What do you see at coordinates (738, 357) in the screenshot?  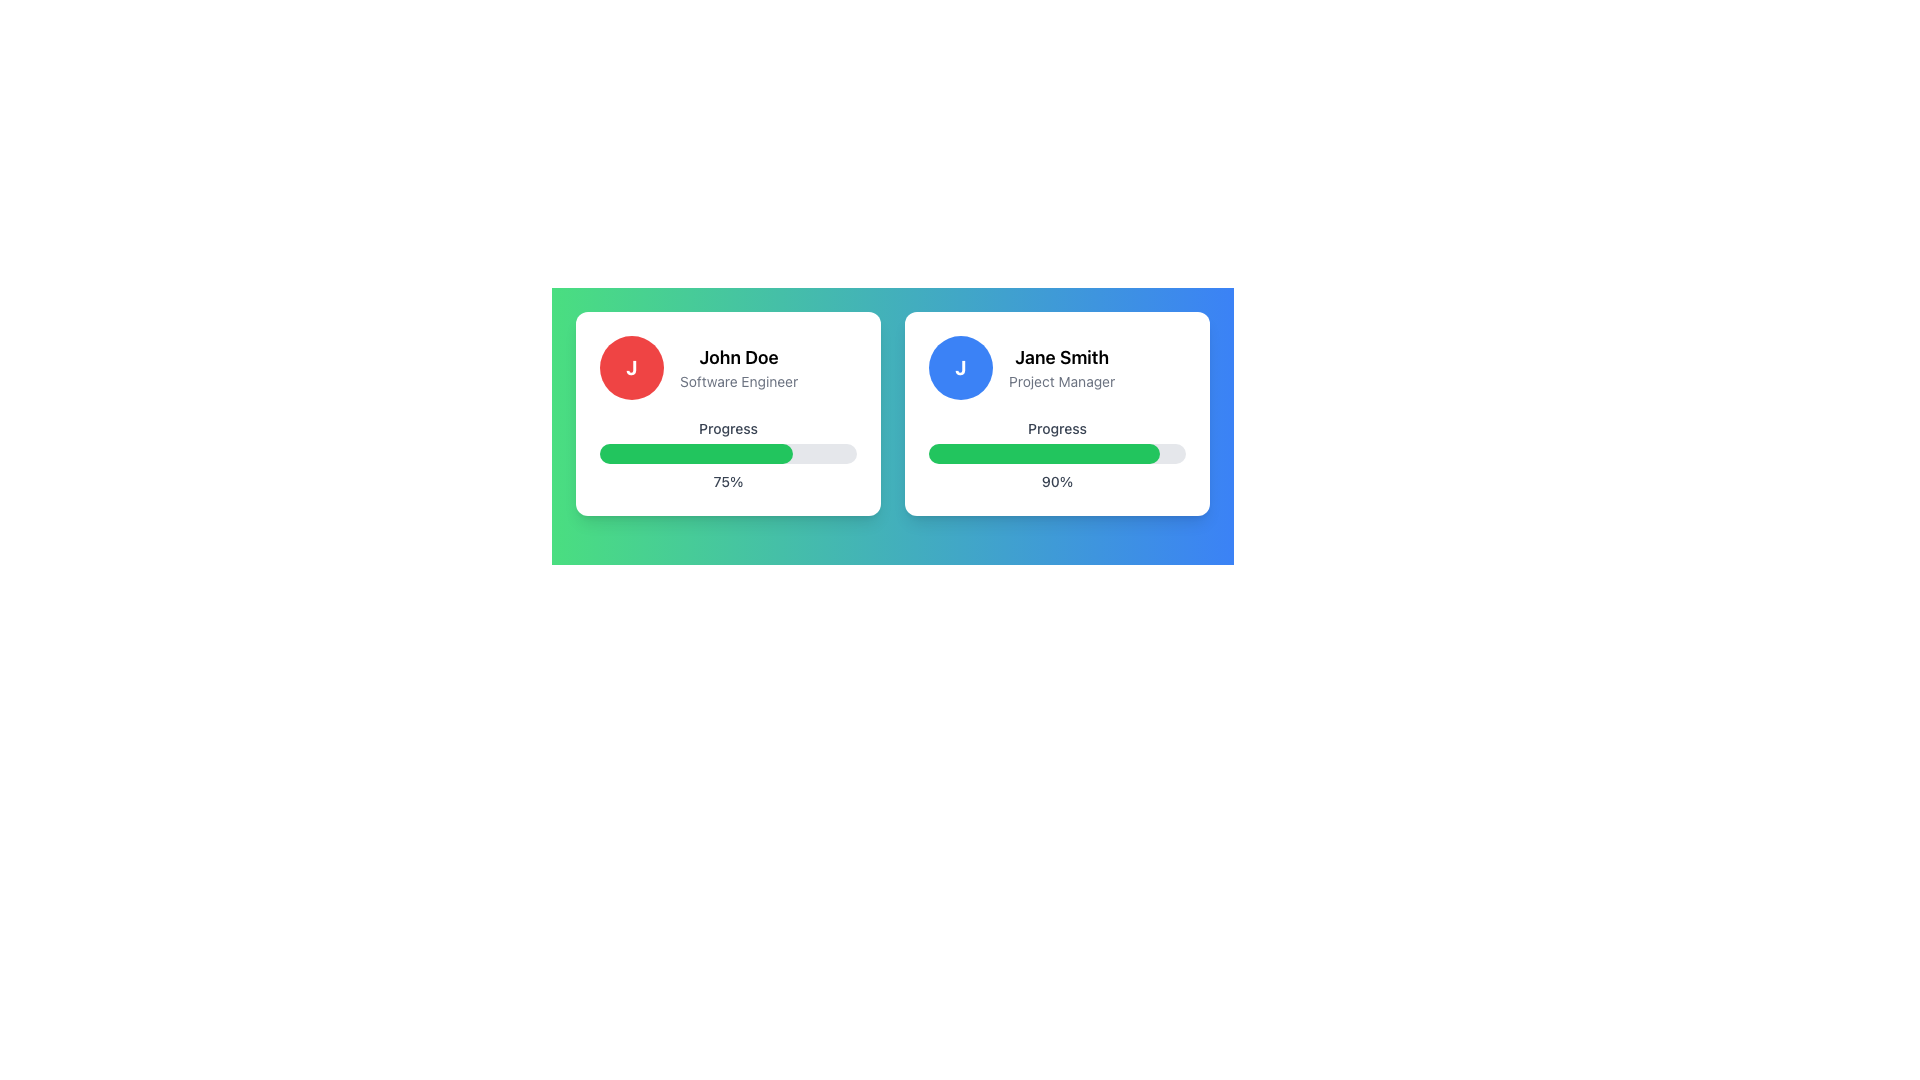 I see `user's name displayed in the text label, which shows 'John Doe' at the top-left card of the user card layout` at bounding box center [738, 357].